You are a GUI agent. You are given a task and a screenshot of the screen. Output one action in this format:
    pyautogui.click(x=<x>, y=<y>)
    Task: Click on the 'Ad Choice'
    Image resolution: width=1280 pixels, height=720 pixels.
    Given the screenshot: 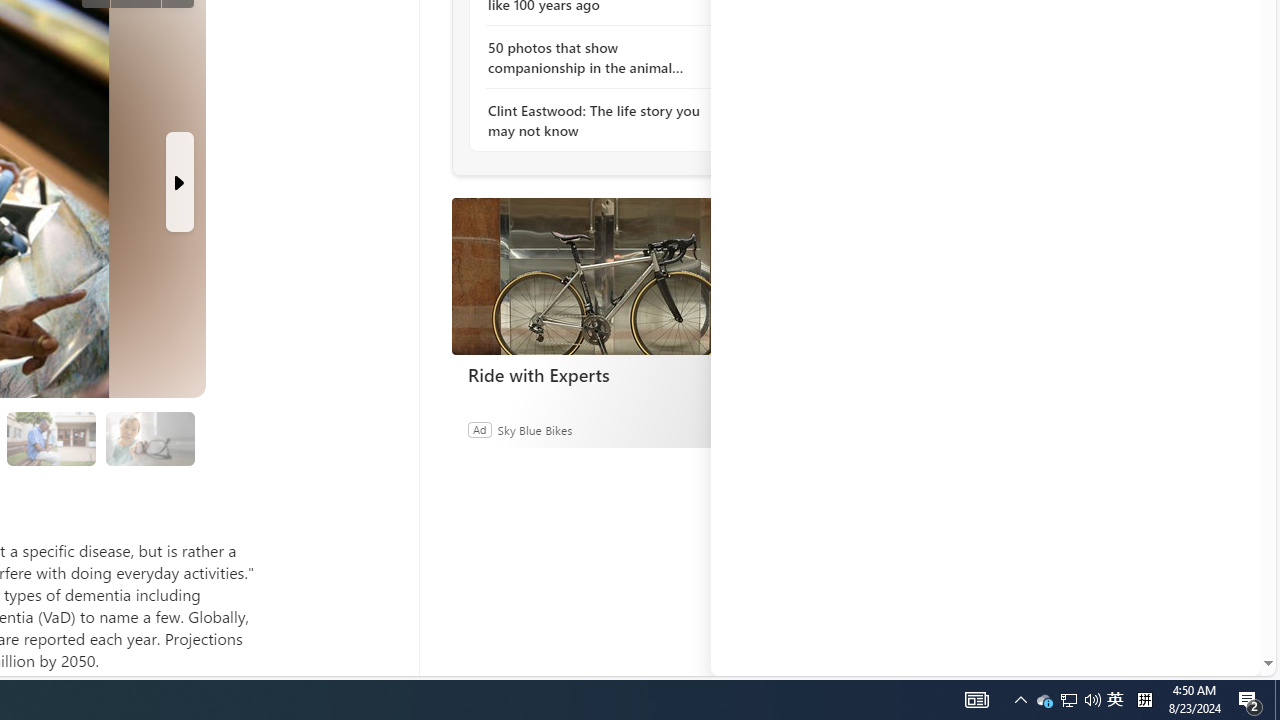 What is the action you would take?
    pyautogui.click(x=728, y=428)
    